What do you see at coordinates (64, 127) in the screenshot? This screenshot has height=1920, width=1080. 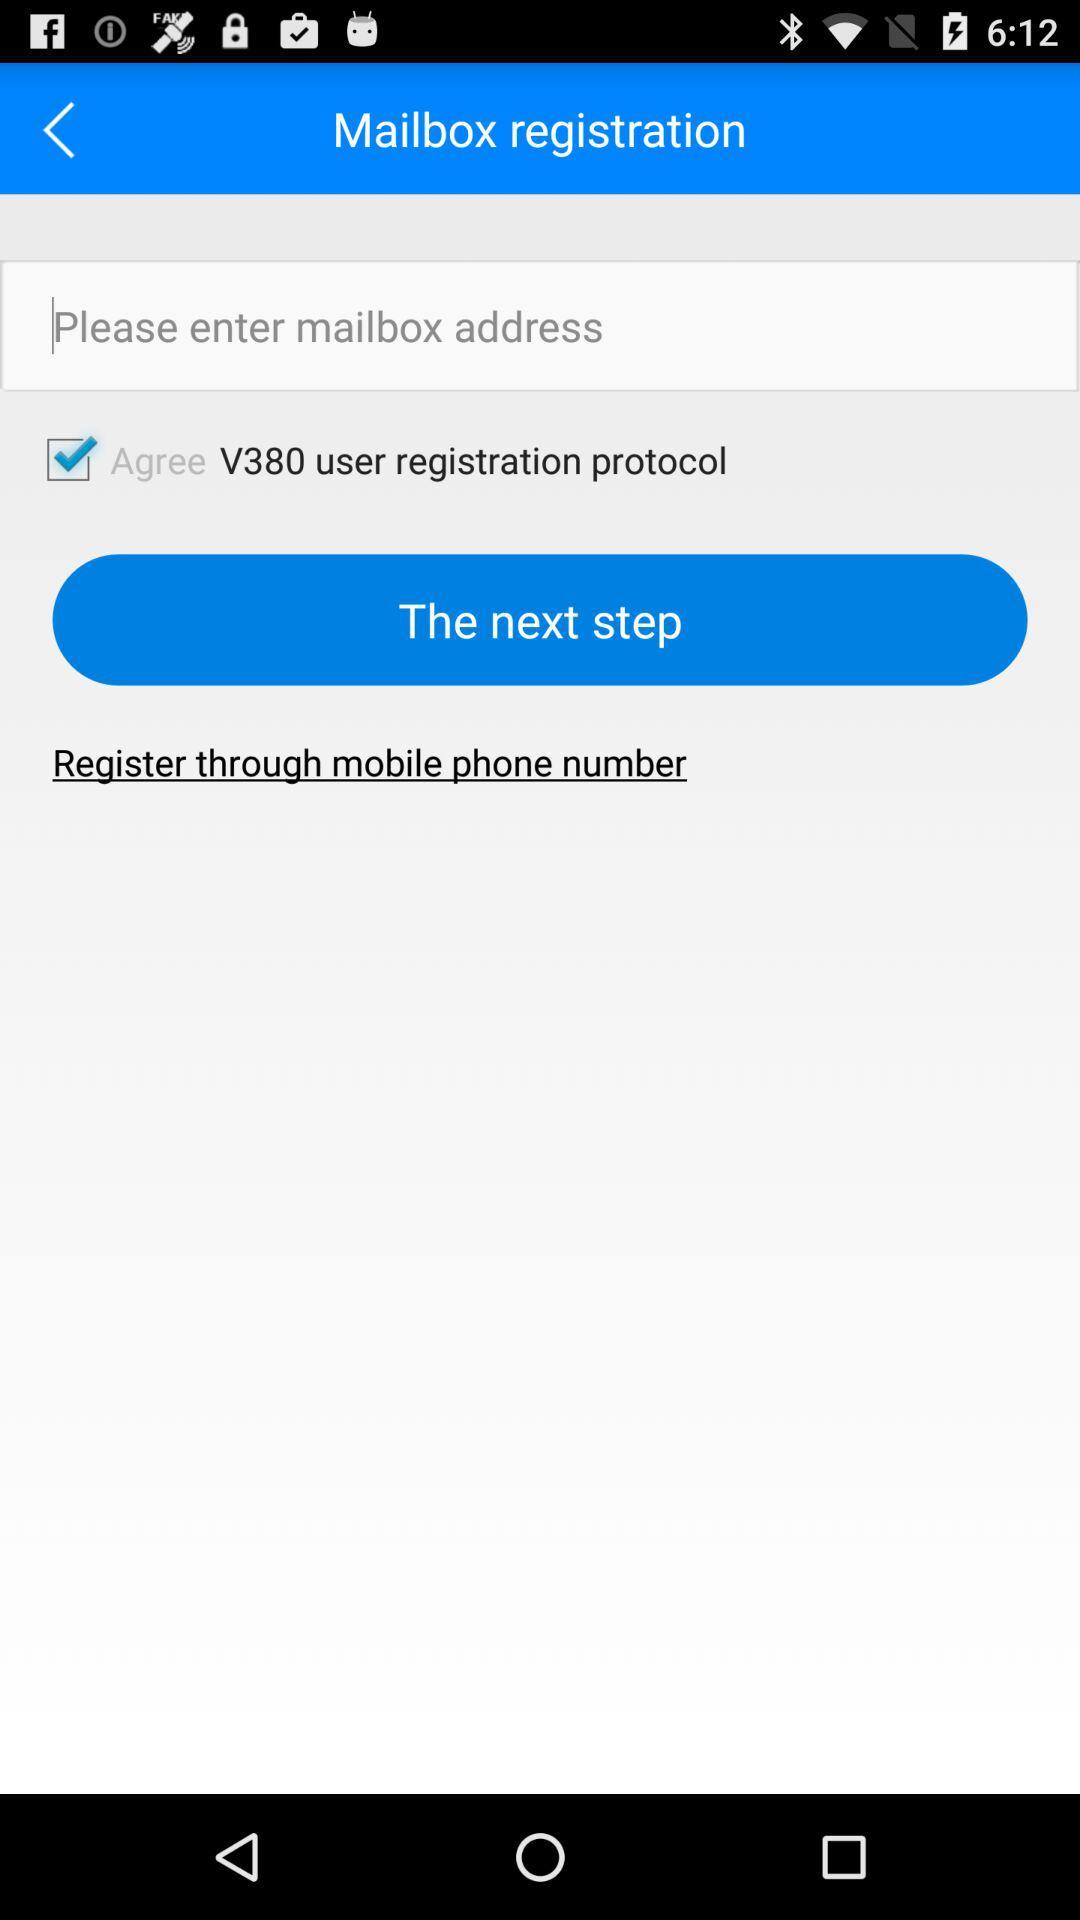 I see `go back` at bounding box center [64, 127].